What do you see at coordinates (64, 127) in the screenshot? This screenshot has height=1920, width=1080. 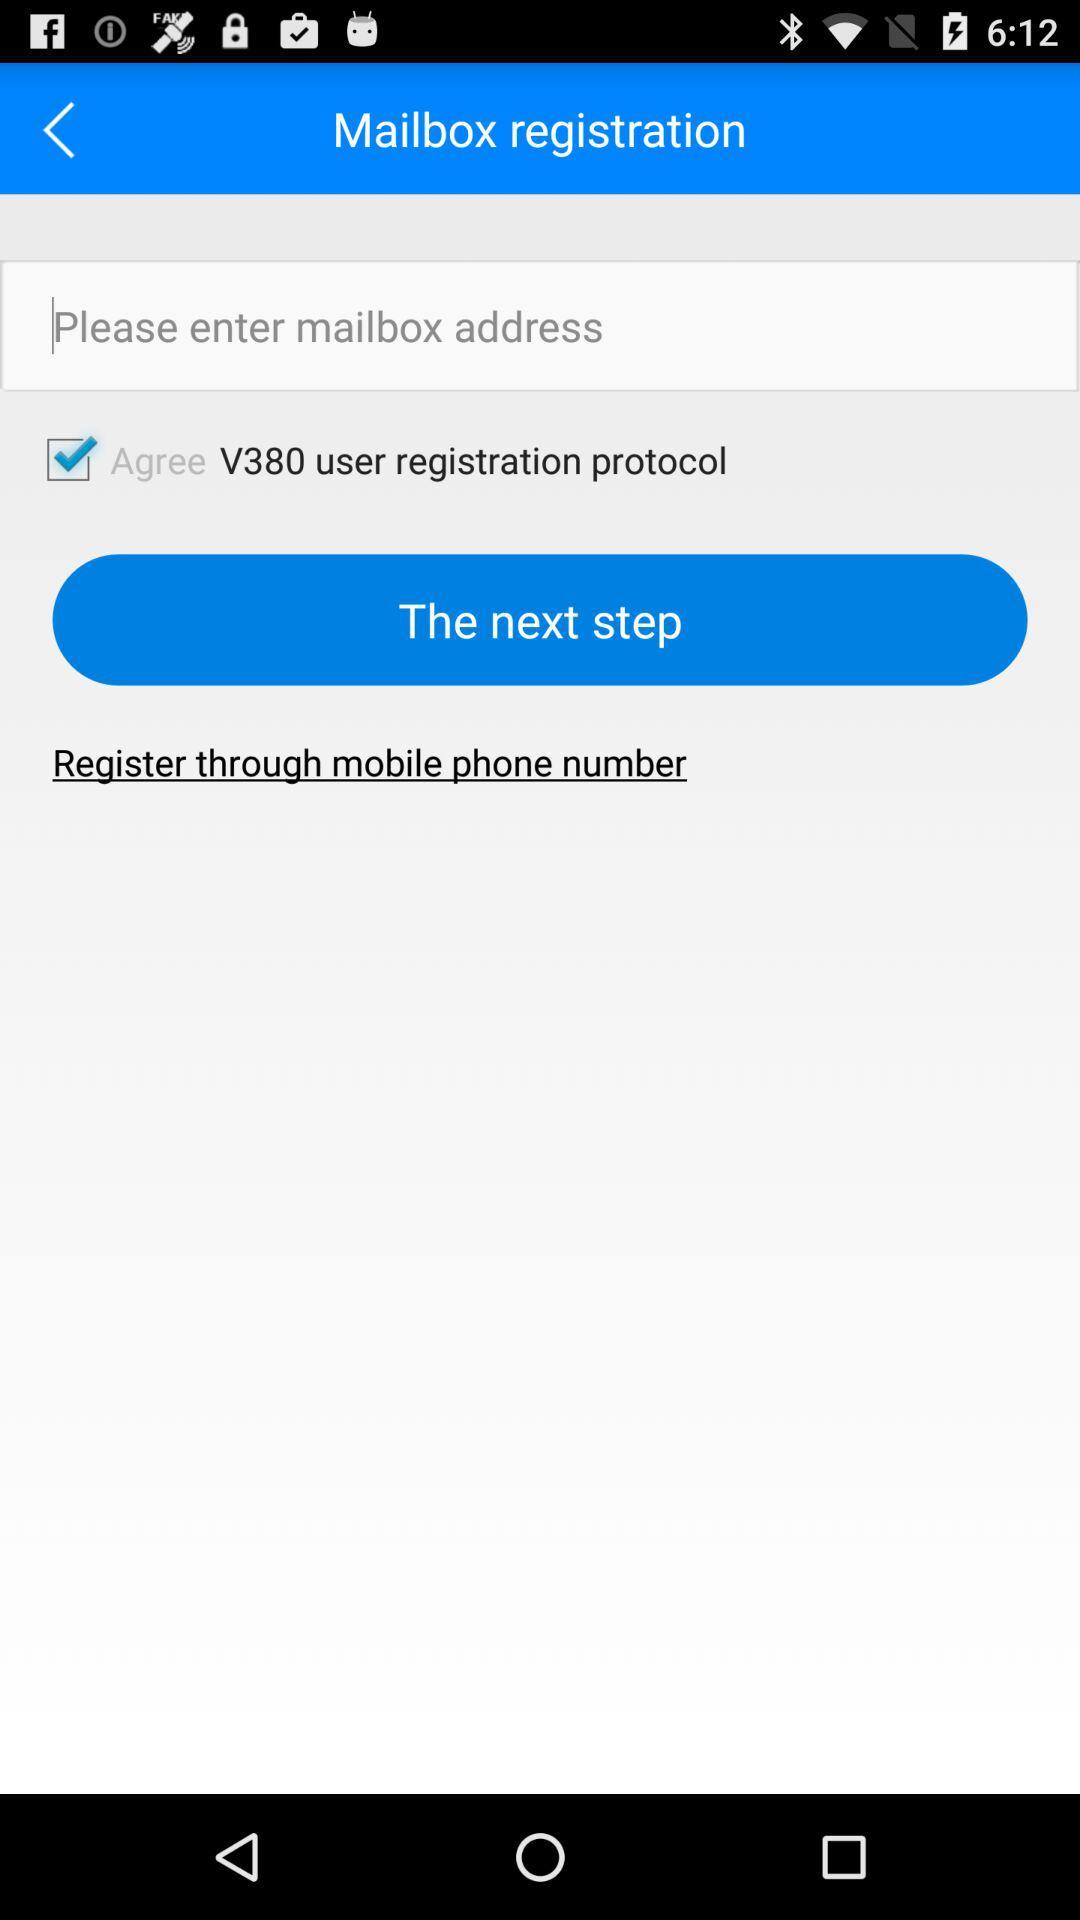 I see `go back` at bounding box center [64, 127].